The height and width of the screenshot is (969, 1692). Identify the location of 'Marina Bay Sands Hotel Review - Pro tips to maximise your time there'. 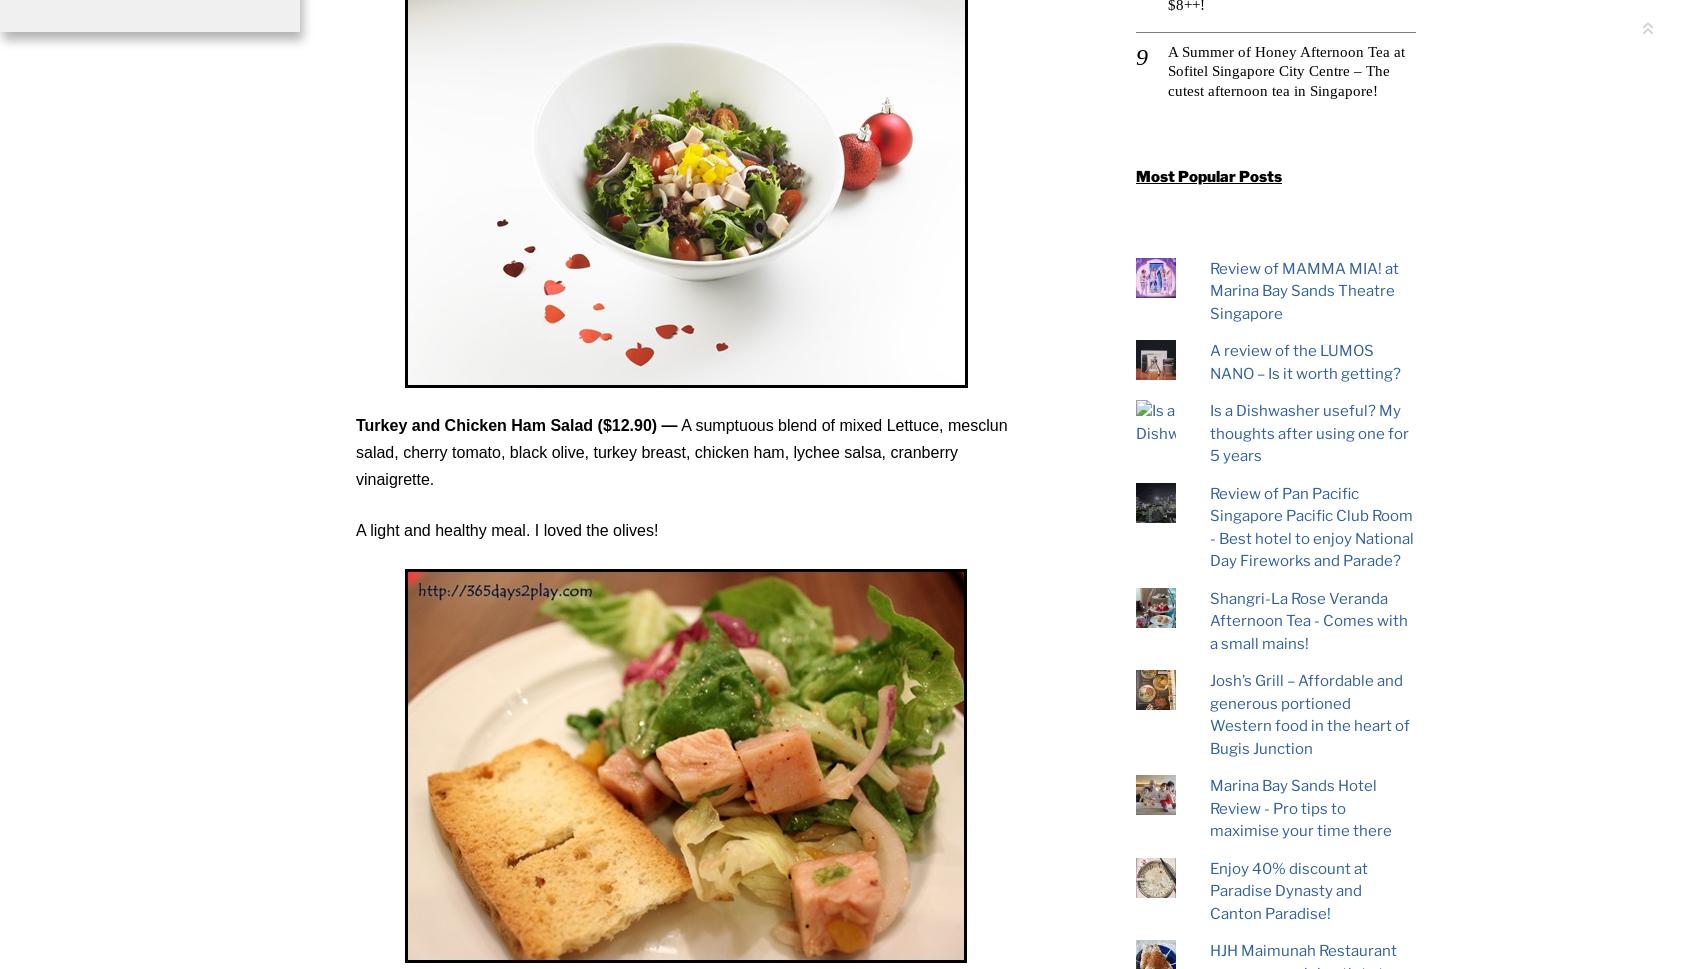
(1299, 808).